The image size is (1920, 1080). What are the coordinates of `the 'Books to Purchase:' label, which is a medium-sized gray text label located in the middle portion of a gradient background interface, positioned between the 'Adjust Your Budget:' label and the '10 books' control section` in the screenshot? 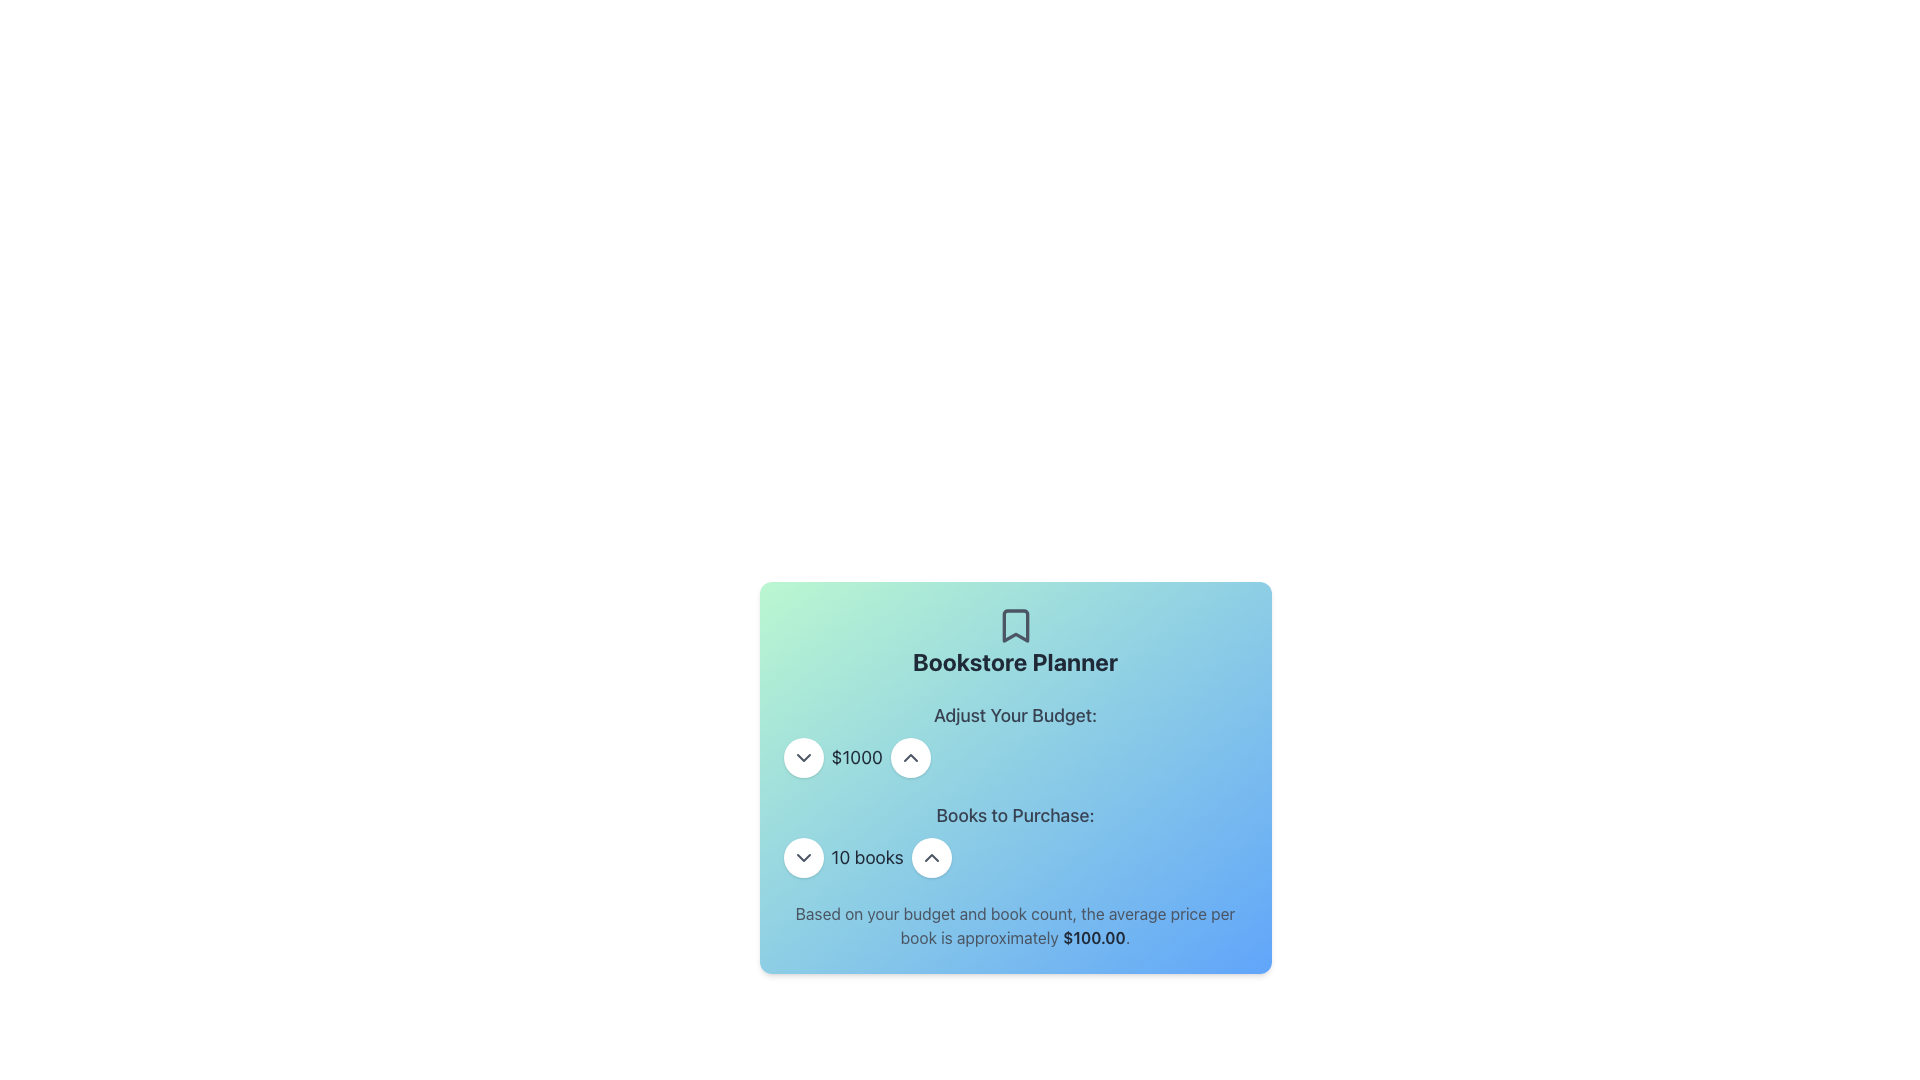 It's located at (1015, 816).